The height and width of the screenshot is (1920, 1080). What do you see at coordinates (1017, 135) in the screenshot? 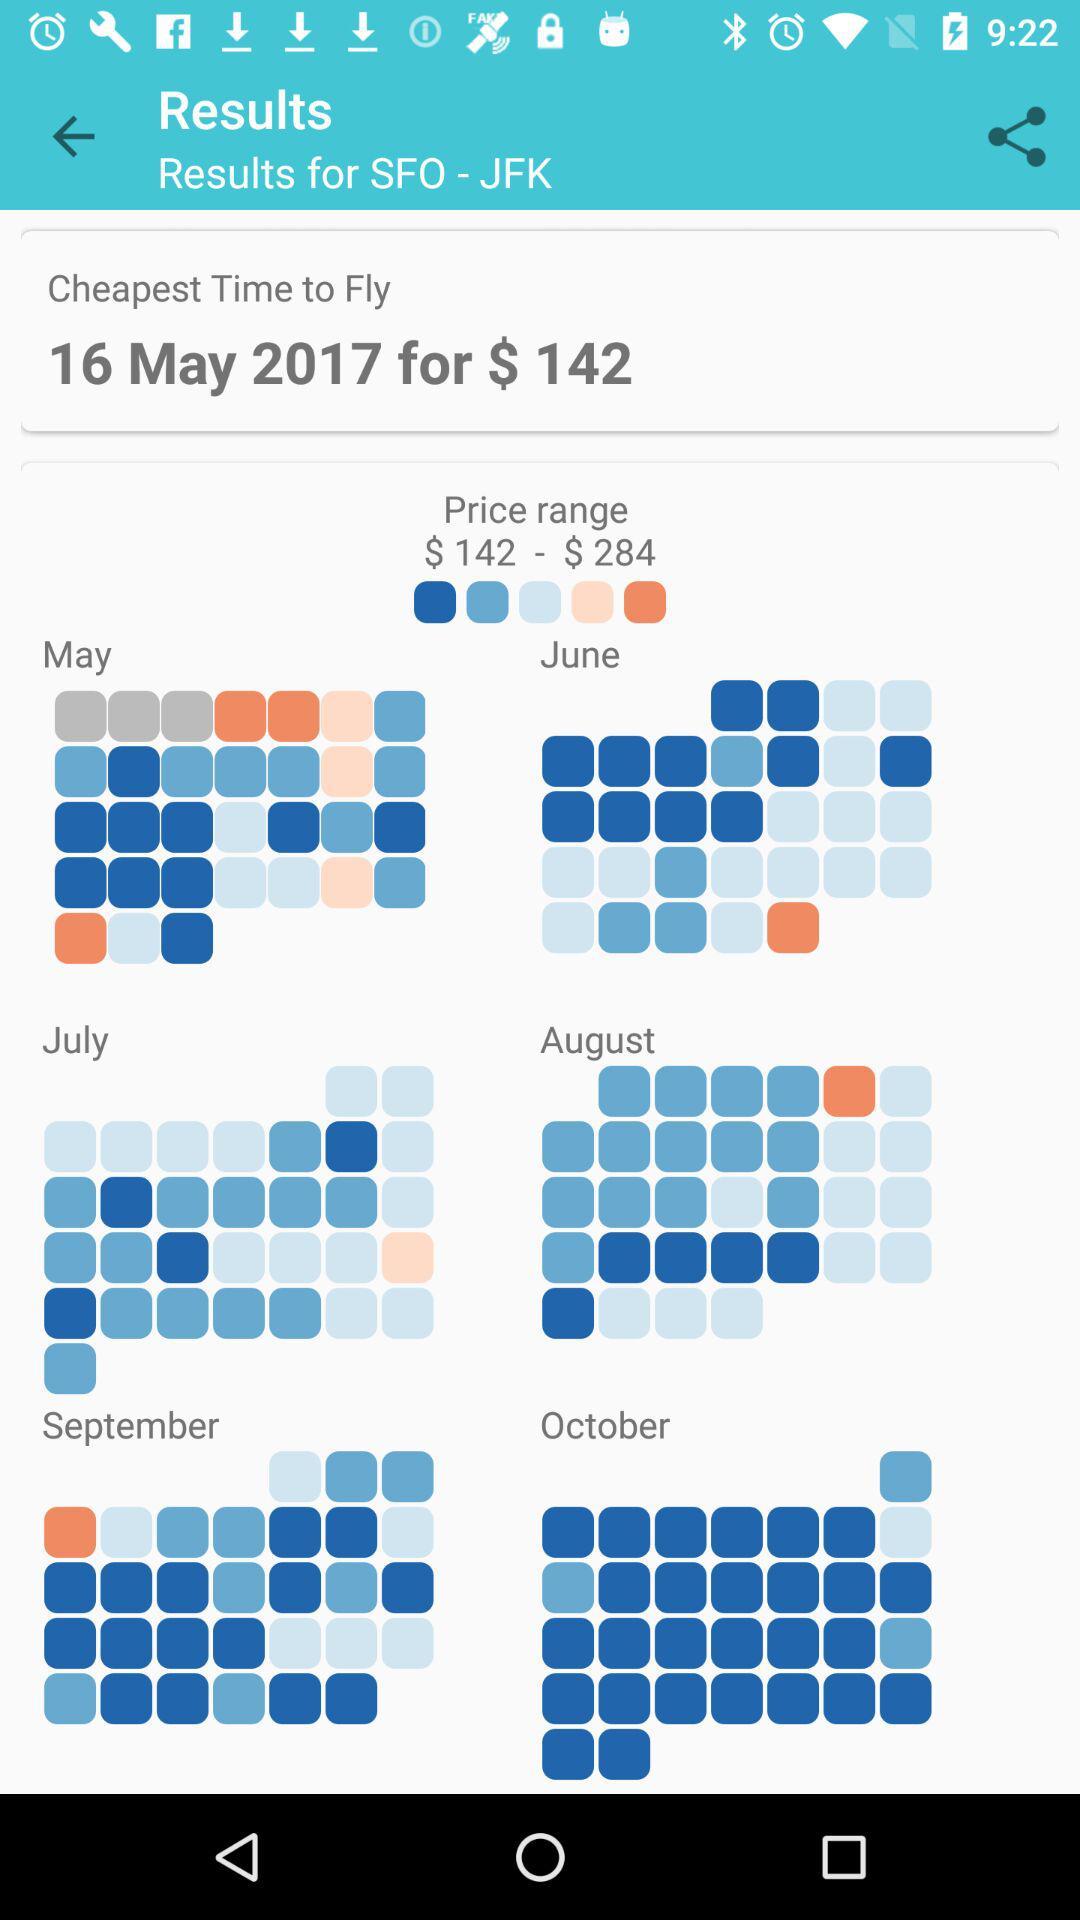
I see `icon to the right of the results for sfo icon` at bounding box center [1017, 135].